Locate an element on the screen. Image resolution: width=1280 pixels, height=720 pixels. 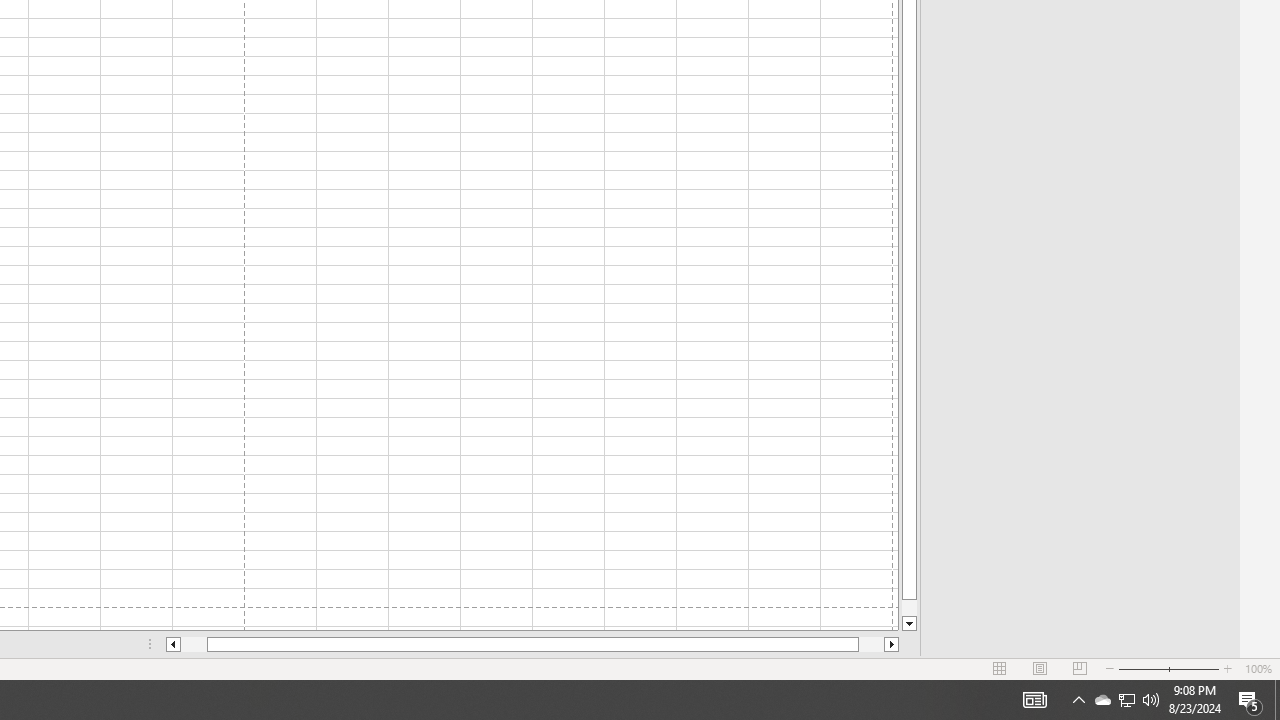
'Column right' is located at coordinates (891, 644).